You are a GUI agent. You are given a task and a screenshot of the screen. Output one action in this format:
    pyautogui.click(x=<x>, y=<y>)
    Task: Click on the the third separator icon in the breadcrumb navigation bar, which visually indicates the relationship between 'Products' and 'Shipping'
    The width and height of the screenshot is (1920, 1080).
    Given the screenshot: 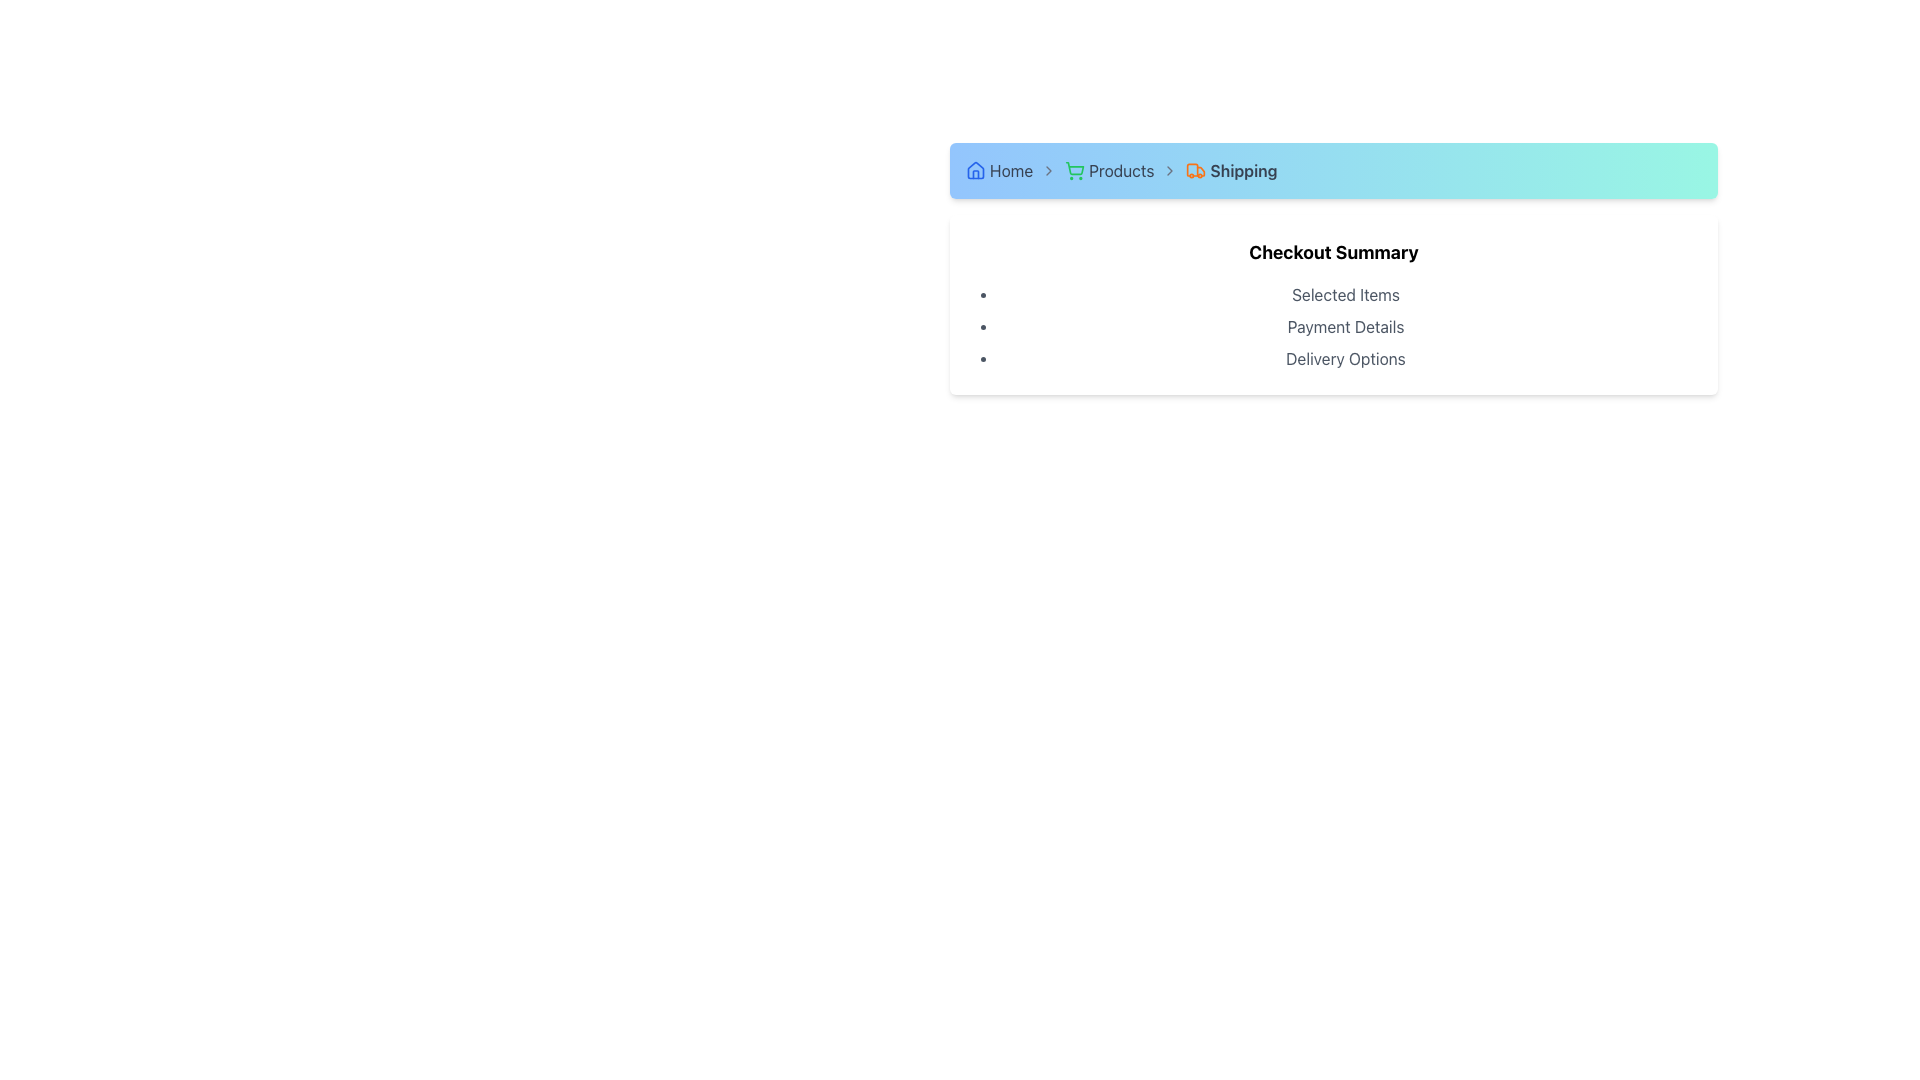 What is the action you would take?
    pyautogui.click(x=1170, y=169)
    